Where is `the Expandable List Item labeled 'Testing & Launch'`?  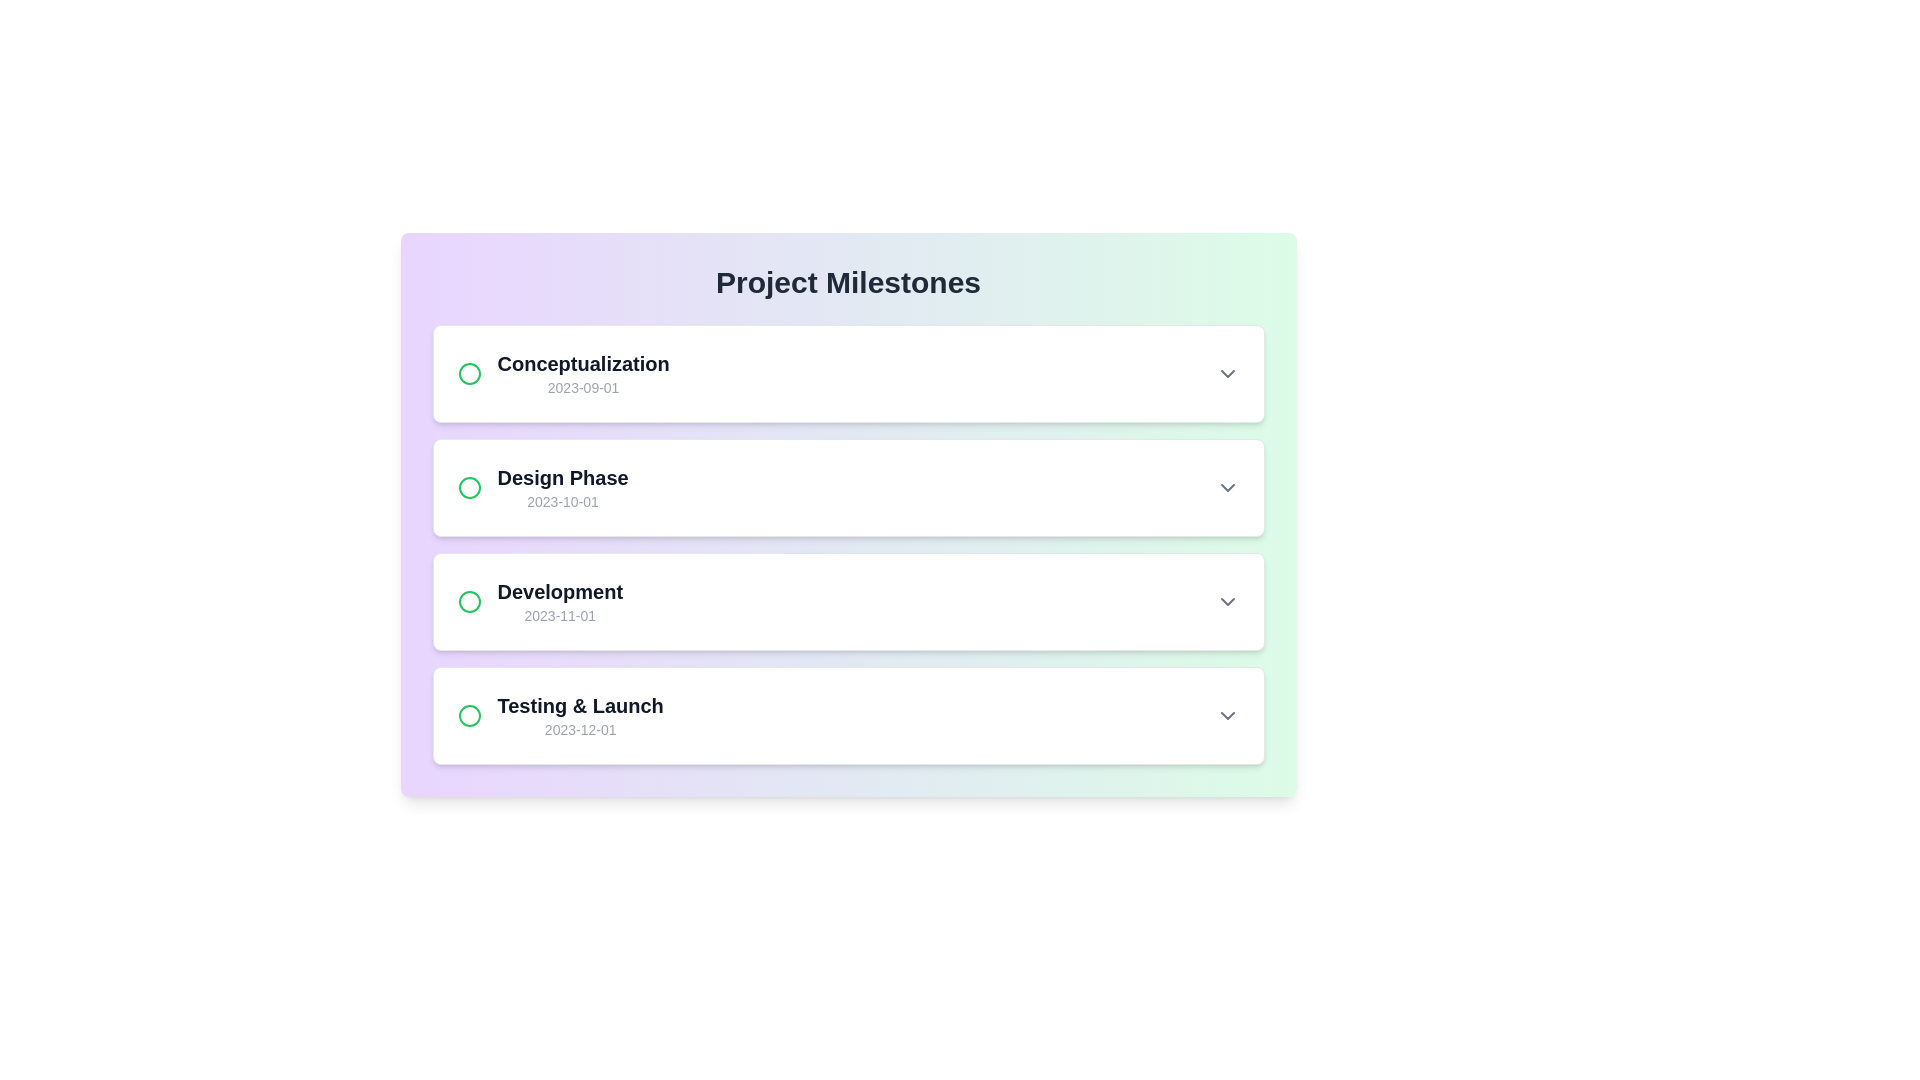
the Expandable List Item labeled 'Testing & Launch' is located at coordinates (848, 715).